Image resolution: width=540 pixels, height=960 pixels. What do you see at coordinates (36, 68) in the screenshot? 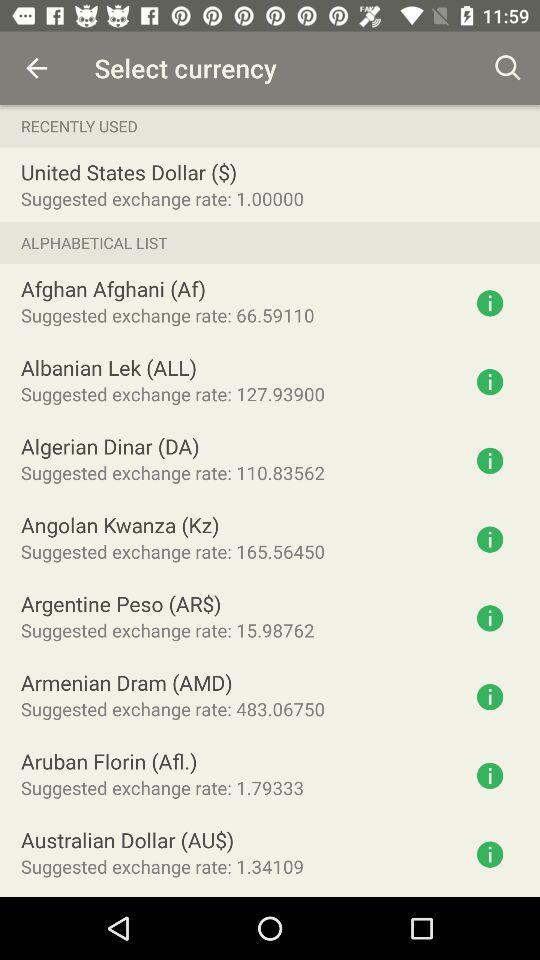
I see `icon next to the select currency` at bounding box center [36, 68].